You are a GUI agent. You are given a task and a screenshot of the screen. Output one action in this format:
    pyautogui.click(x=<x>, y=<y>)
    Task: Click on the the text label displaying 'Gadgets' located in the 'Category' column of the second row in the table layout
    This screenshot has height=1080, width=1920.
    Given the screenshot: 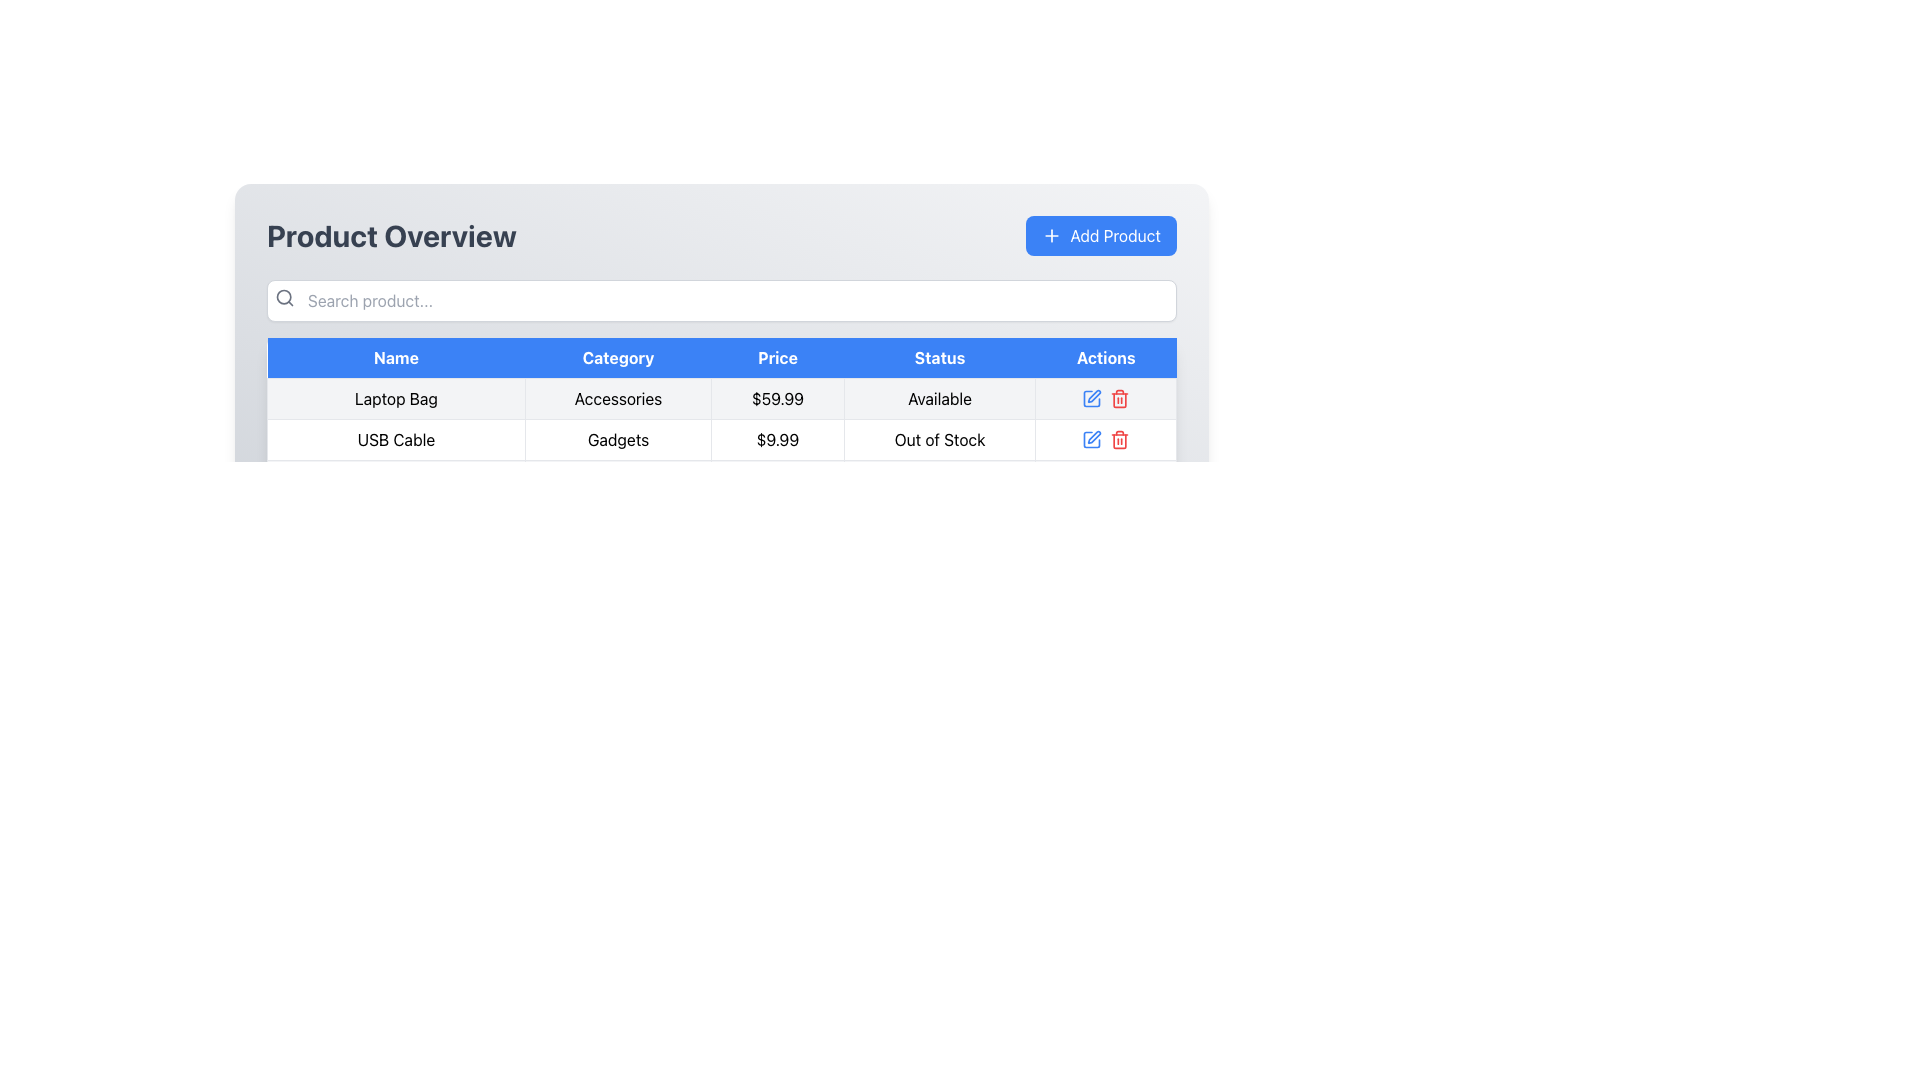 What is the action you would take?
    pyautogui.click(x=617, y=438)
    